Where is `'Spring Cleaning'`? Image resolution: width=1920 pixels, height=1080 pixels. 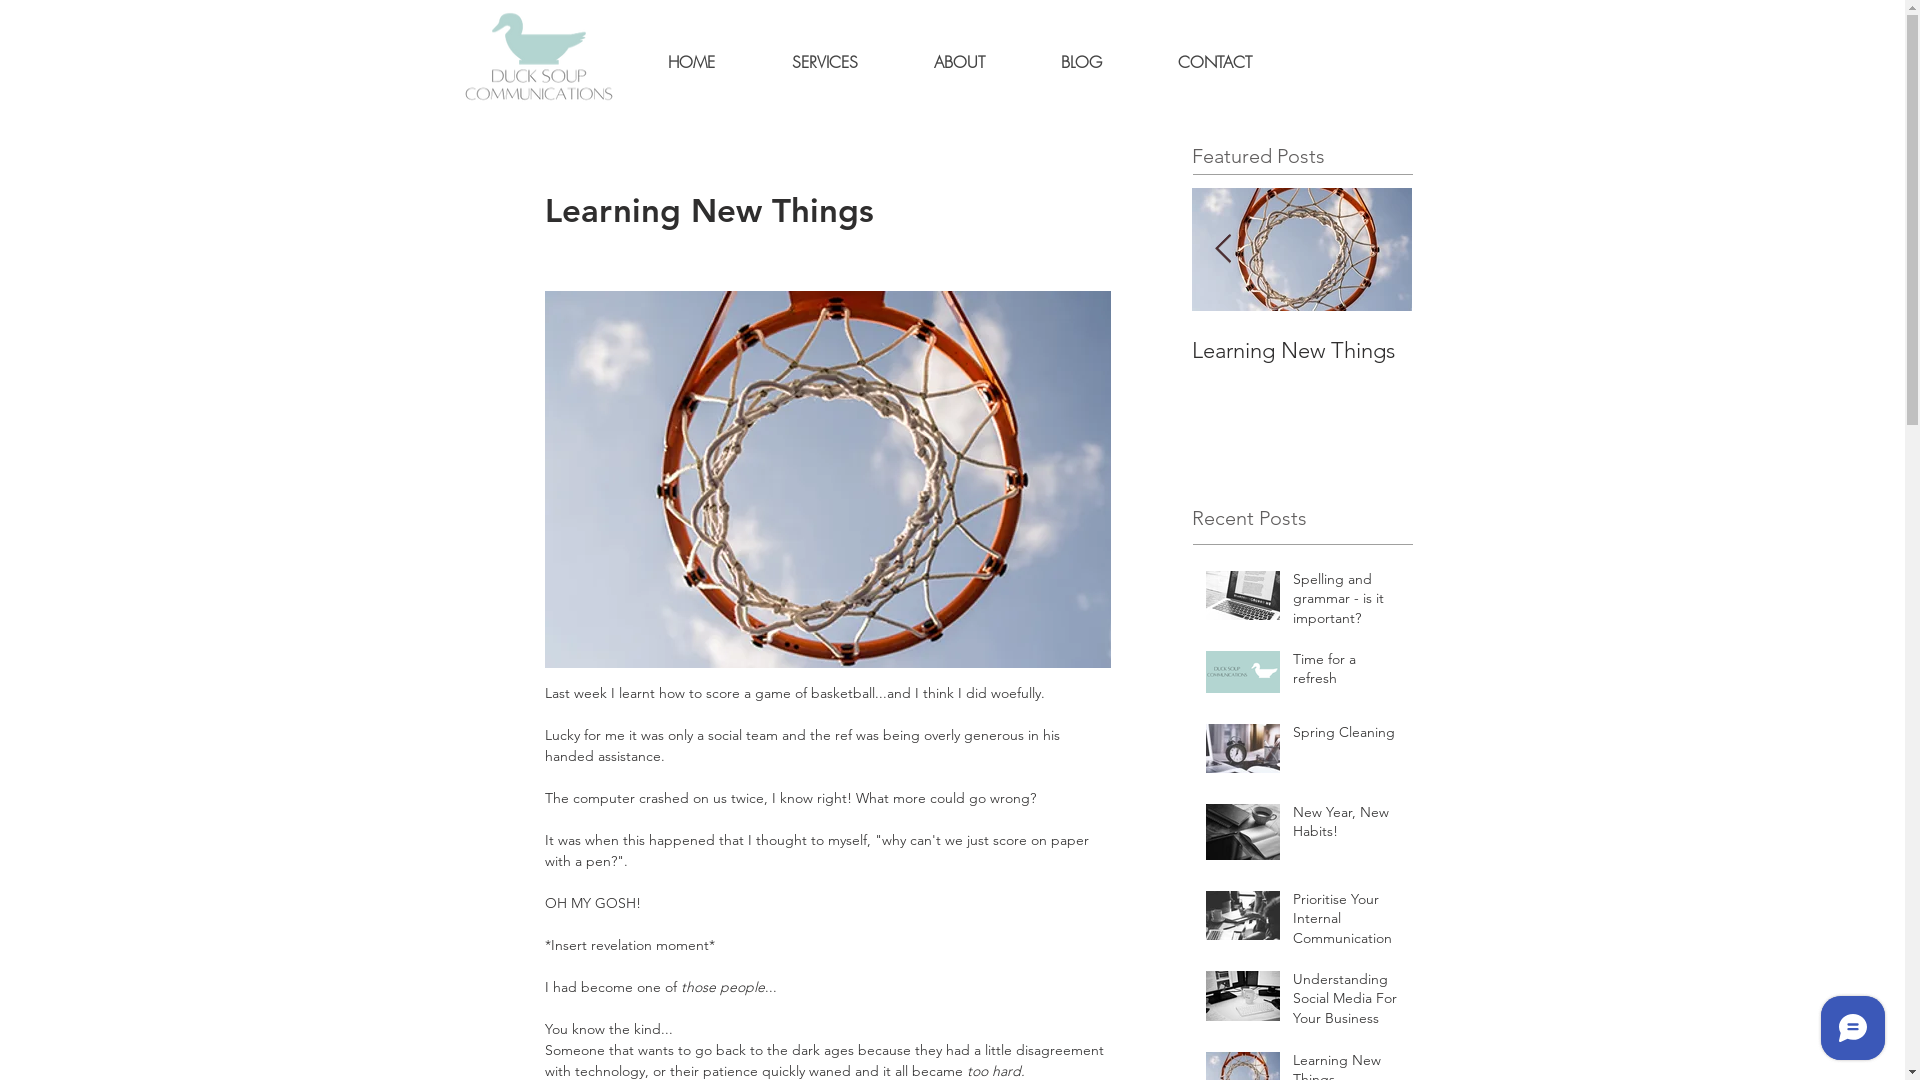
'Spring Cleaning' is located at coordinates (311, 349).